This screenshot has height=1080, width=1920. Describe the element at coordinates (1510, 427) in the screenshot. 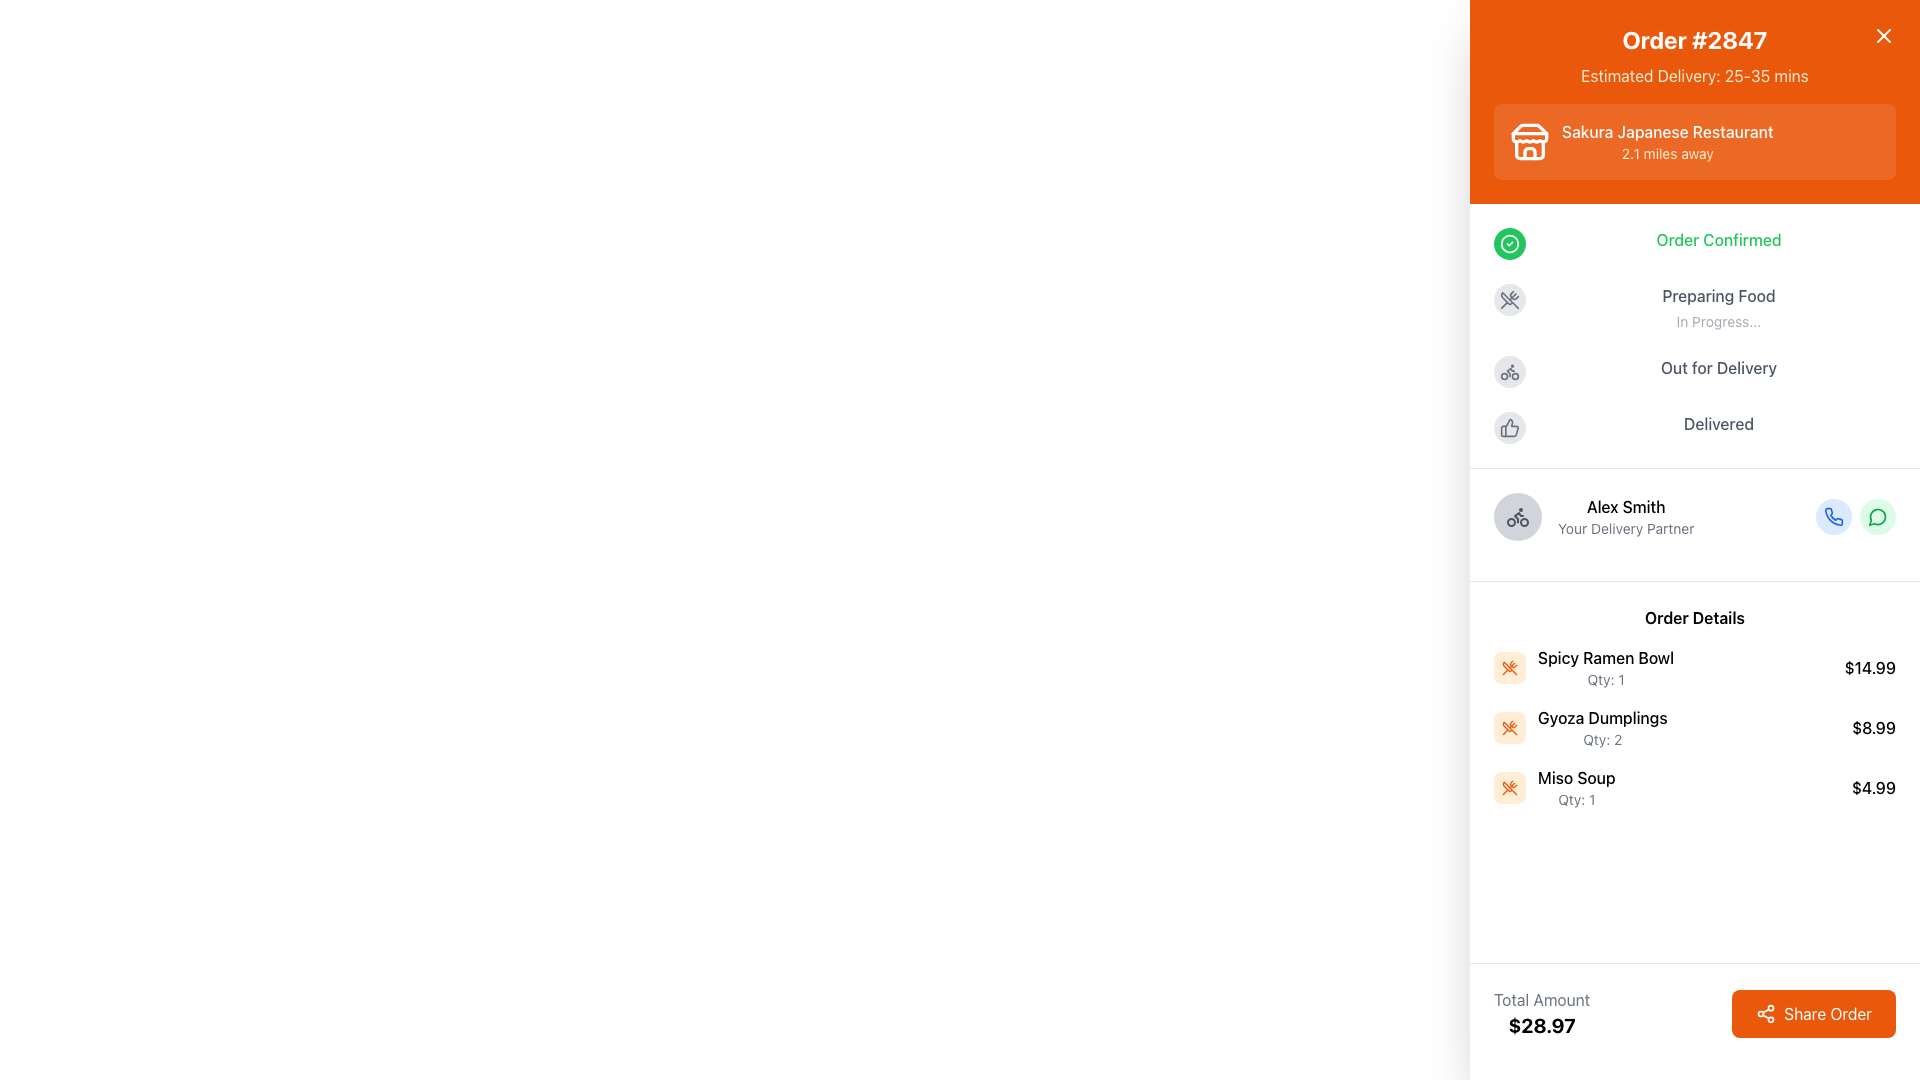

I see `the small light gray thumbs-up icon located in the right-side panel of the interface to interact with the delivery partner's details` at that location.